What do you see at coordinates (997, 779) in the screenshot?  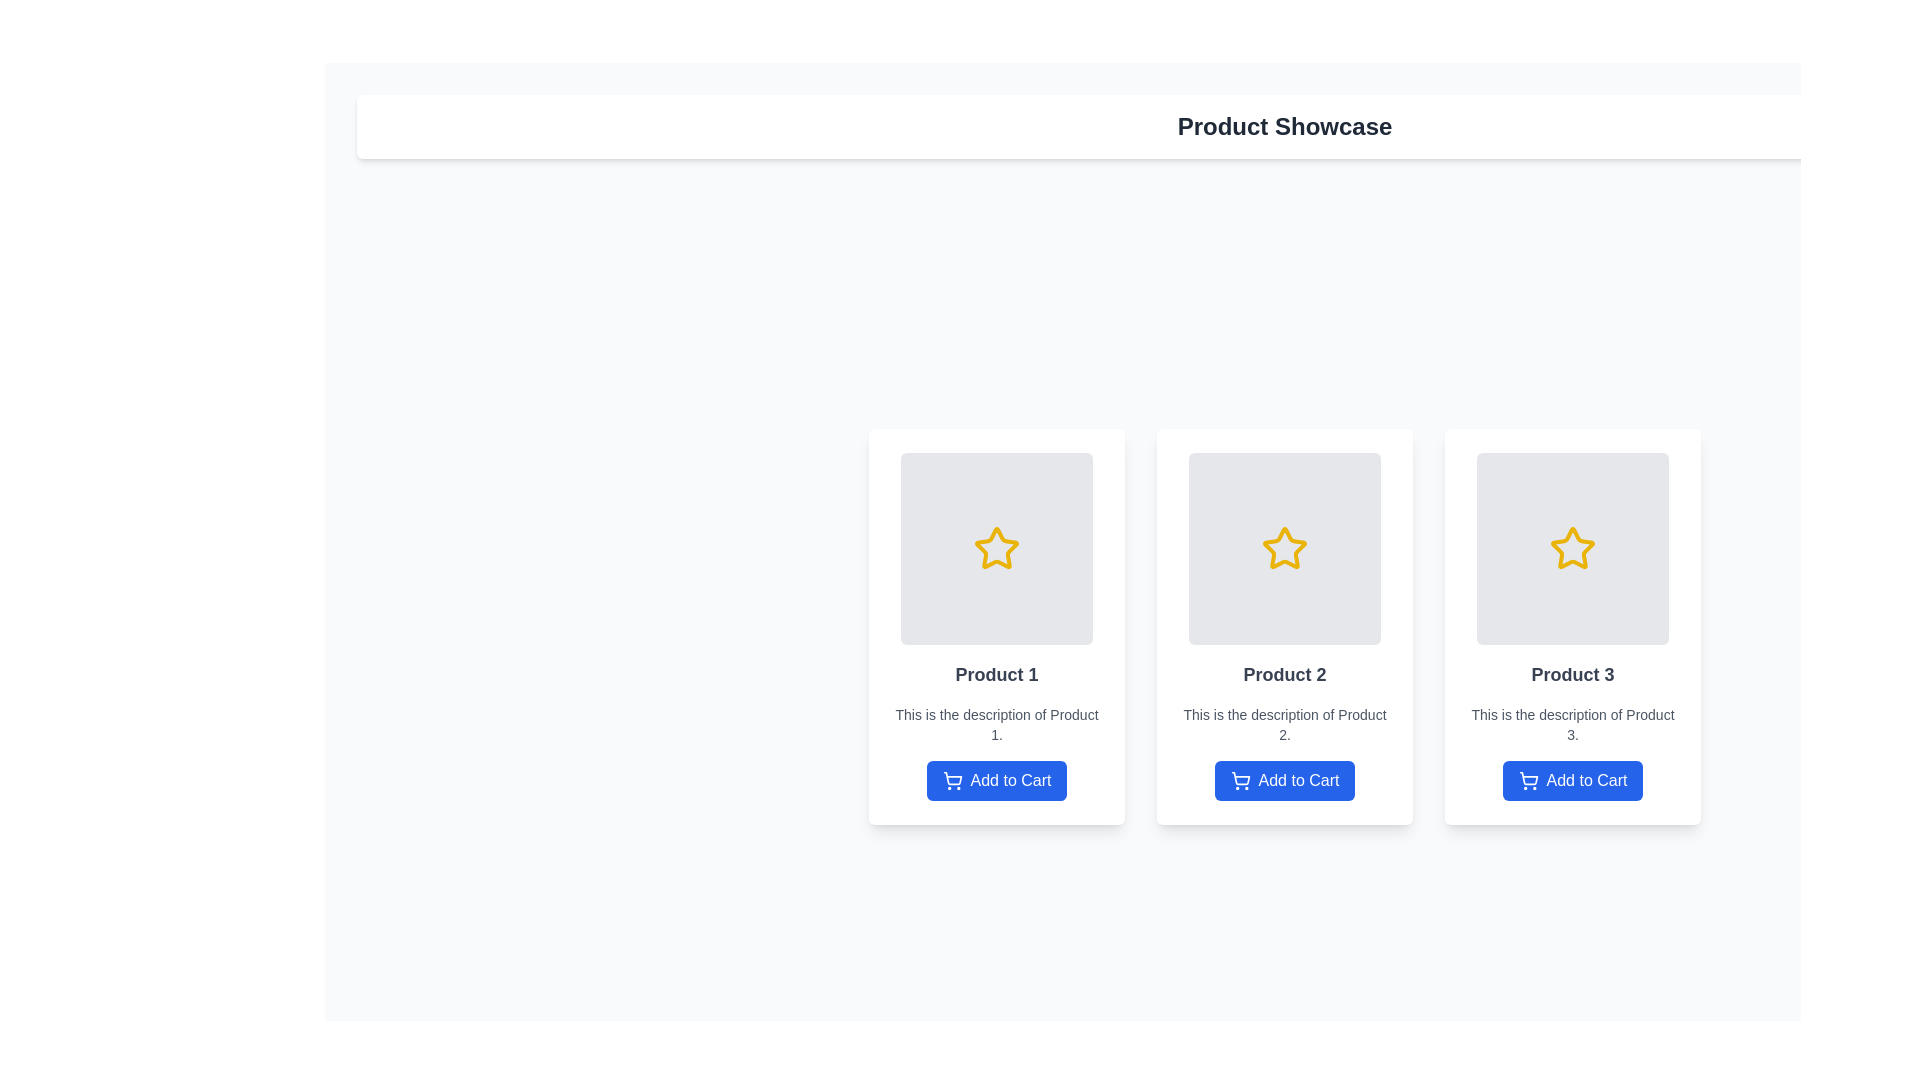 I see `the 'Add to Cart' button with blue background and white text` at bounding box center [997, 779].